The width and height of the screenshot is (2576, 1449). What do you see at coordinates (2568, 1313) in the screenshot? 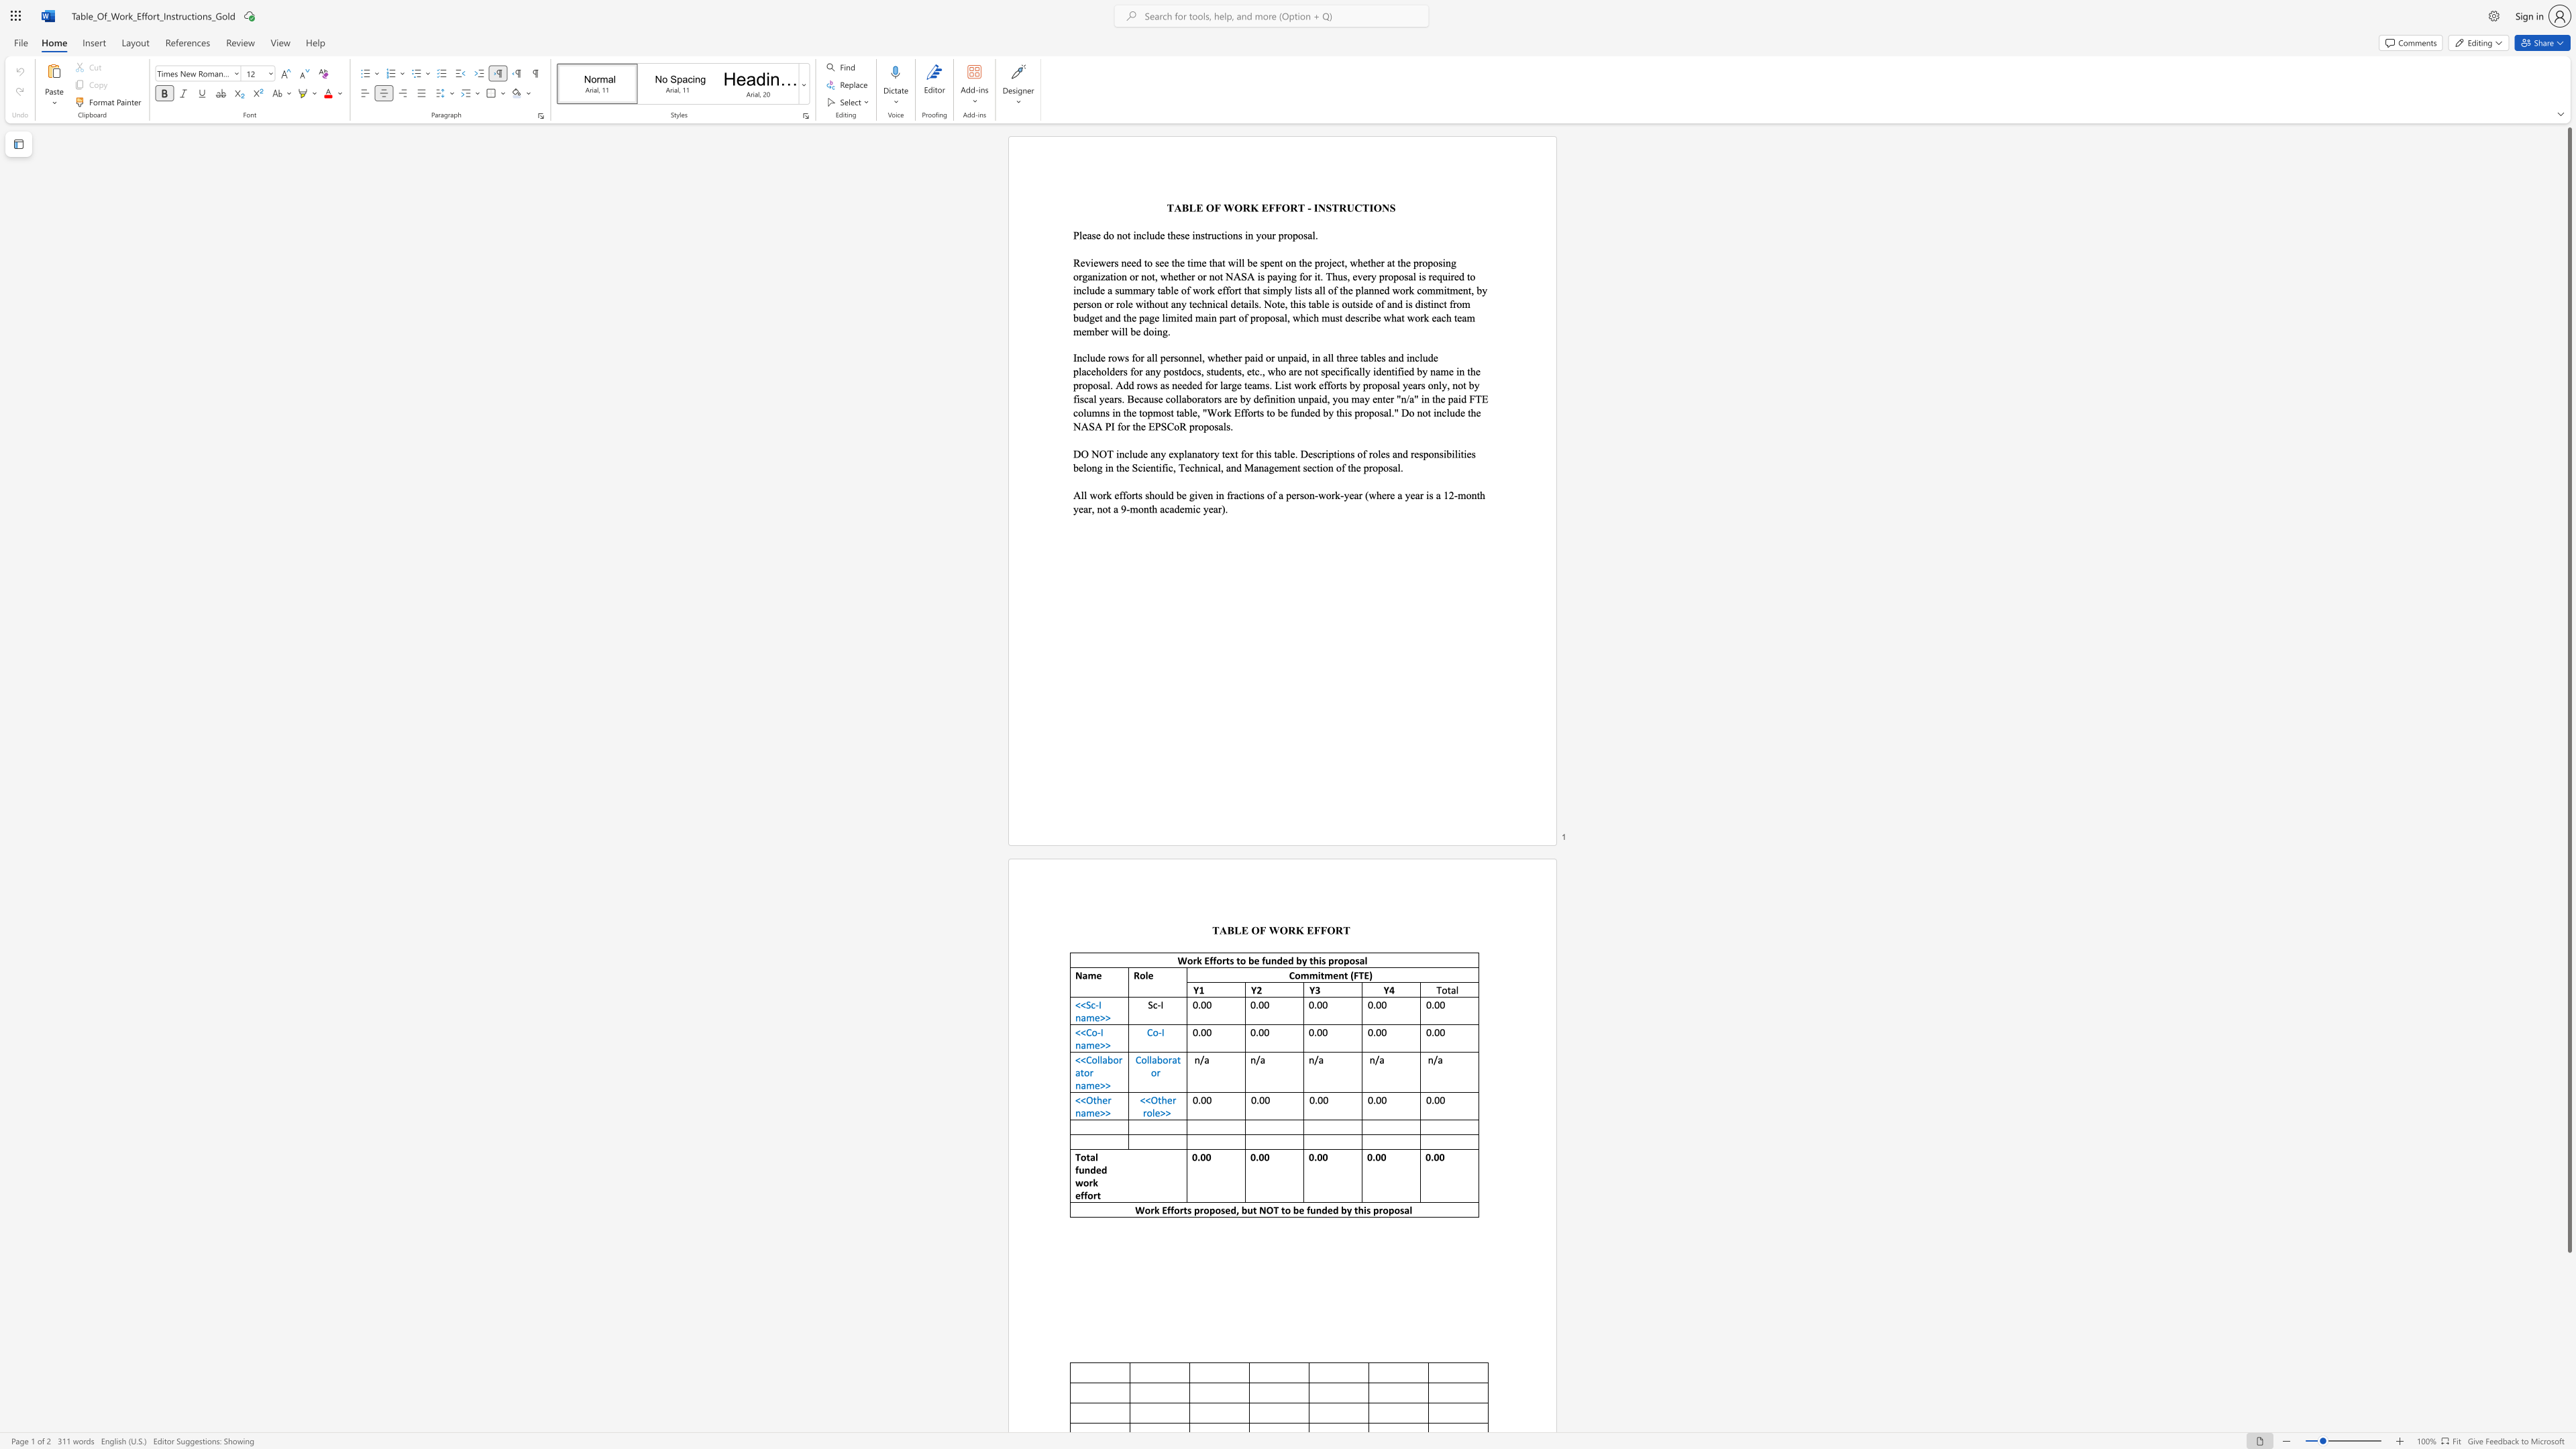
I see `the scrollbar to scroll the page down` at bounding box center [2568, 1313].